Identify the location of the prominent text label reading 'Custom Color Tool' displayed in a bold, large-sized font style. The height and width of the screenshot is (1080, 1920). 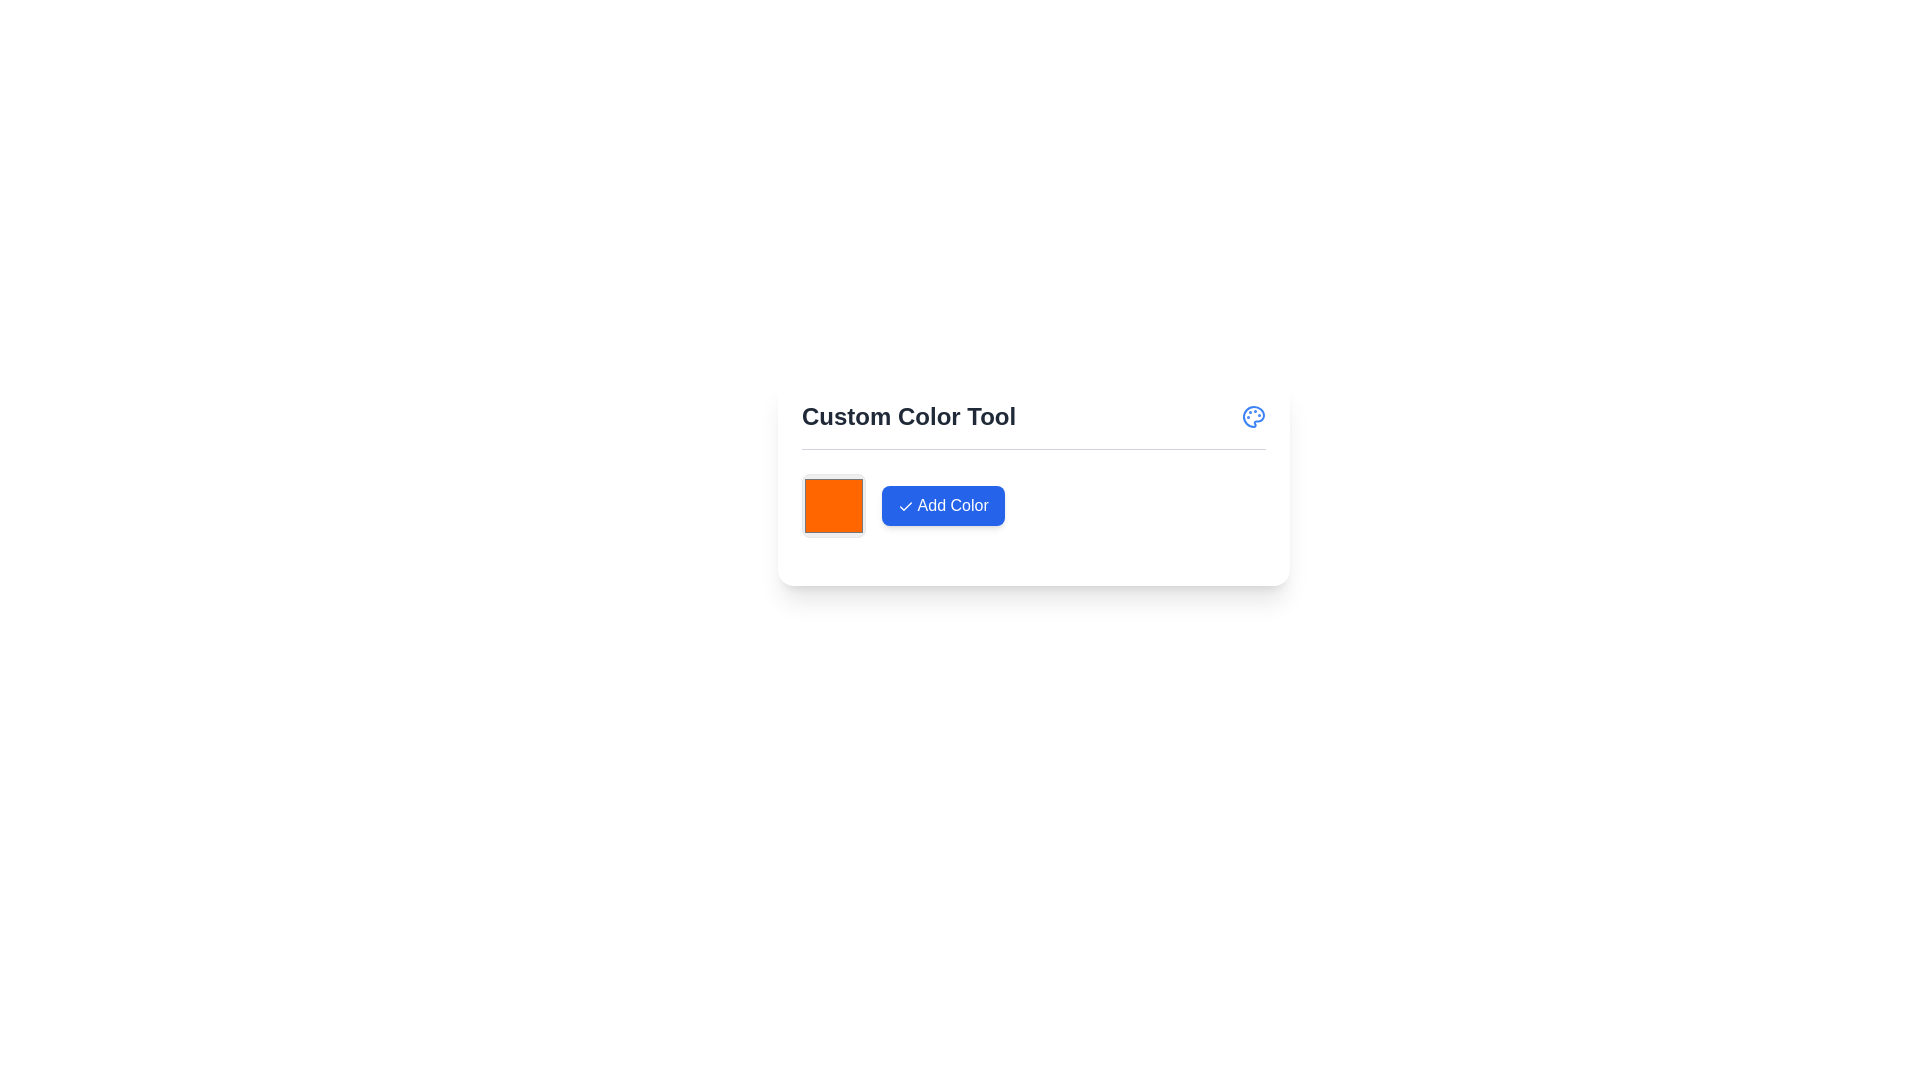
(908, 415).